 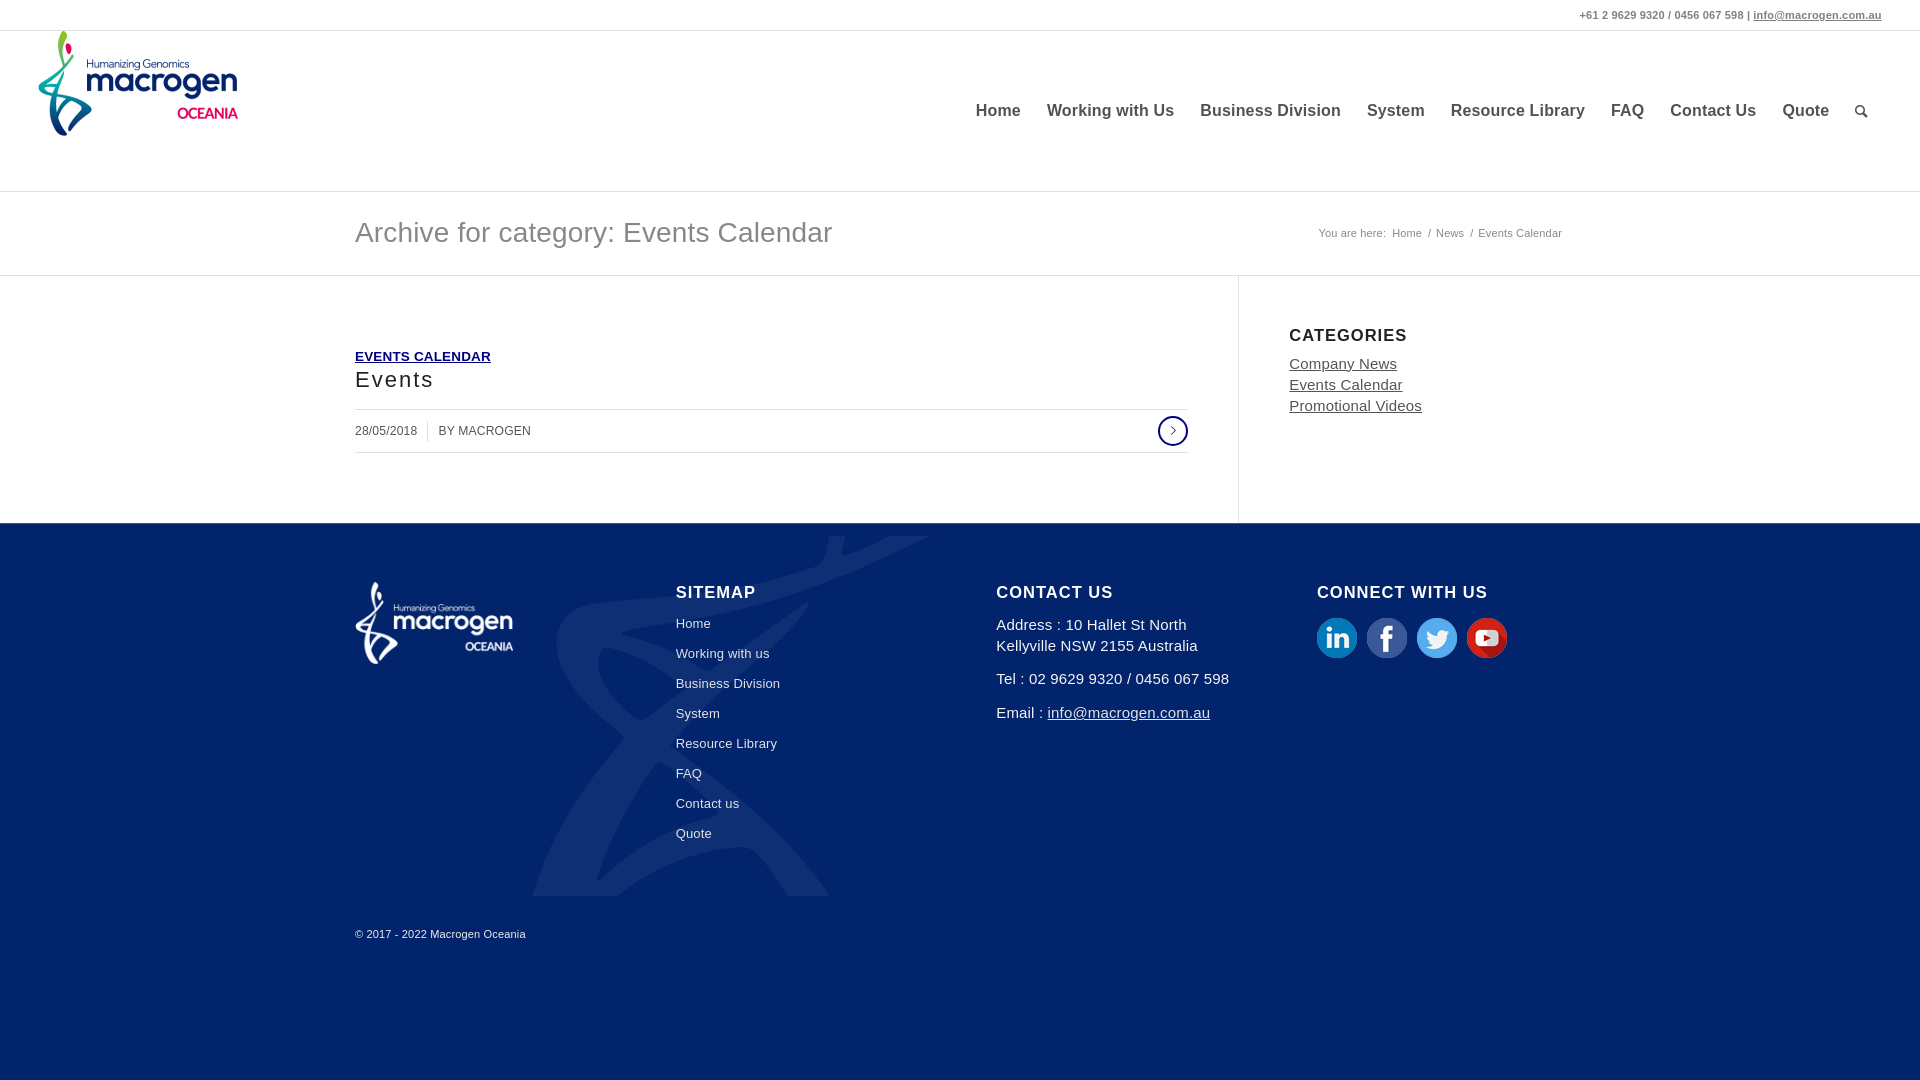 What do you see at coordinates (1817, 15) in the screenshot?
I see `'info@macrogen.com.au'` at bounding box center [1817, 15].